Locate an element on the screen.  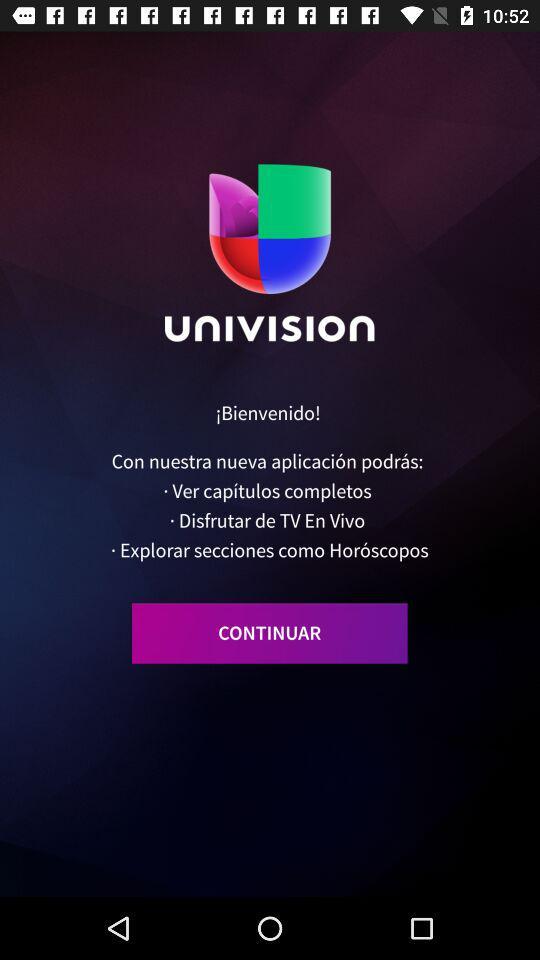
the icon below con nuestra nueva icon is located at coordinates (269, 632).